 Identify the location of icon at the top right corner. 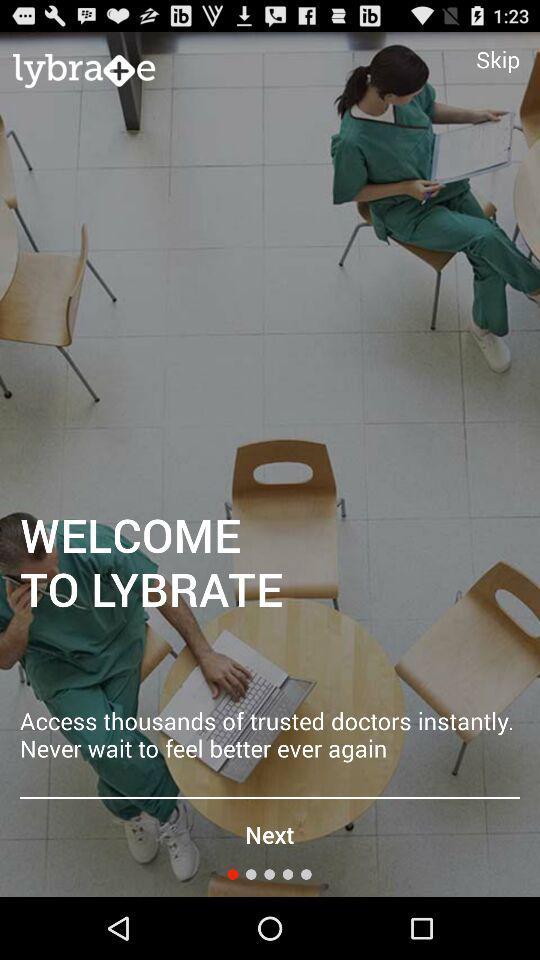
(497, 58).